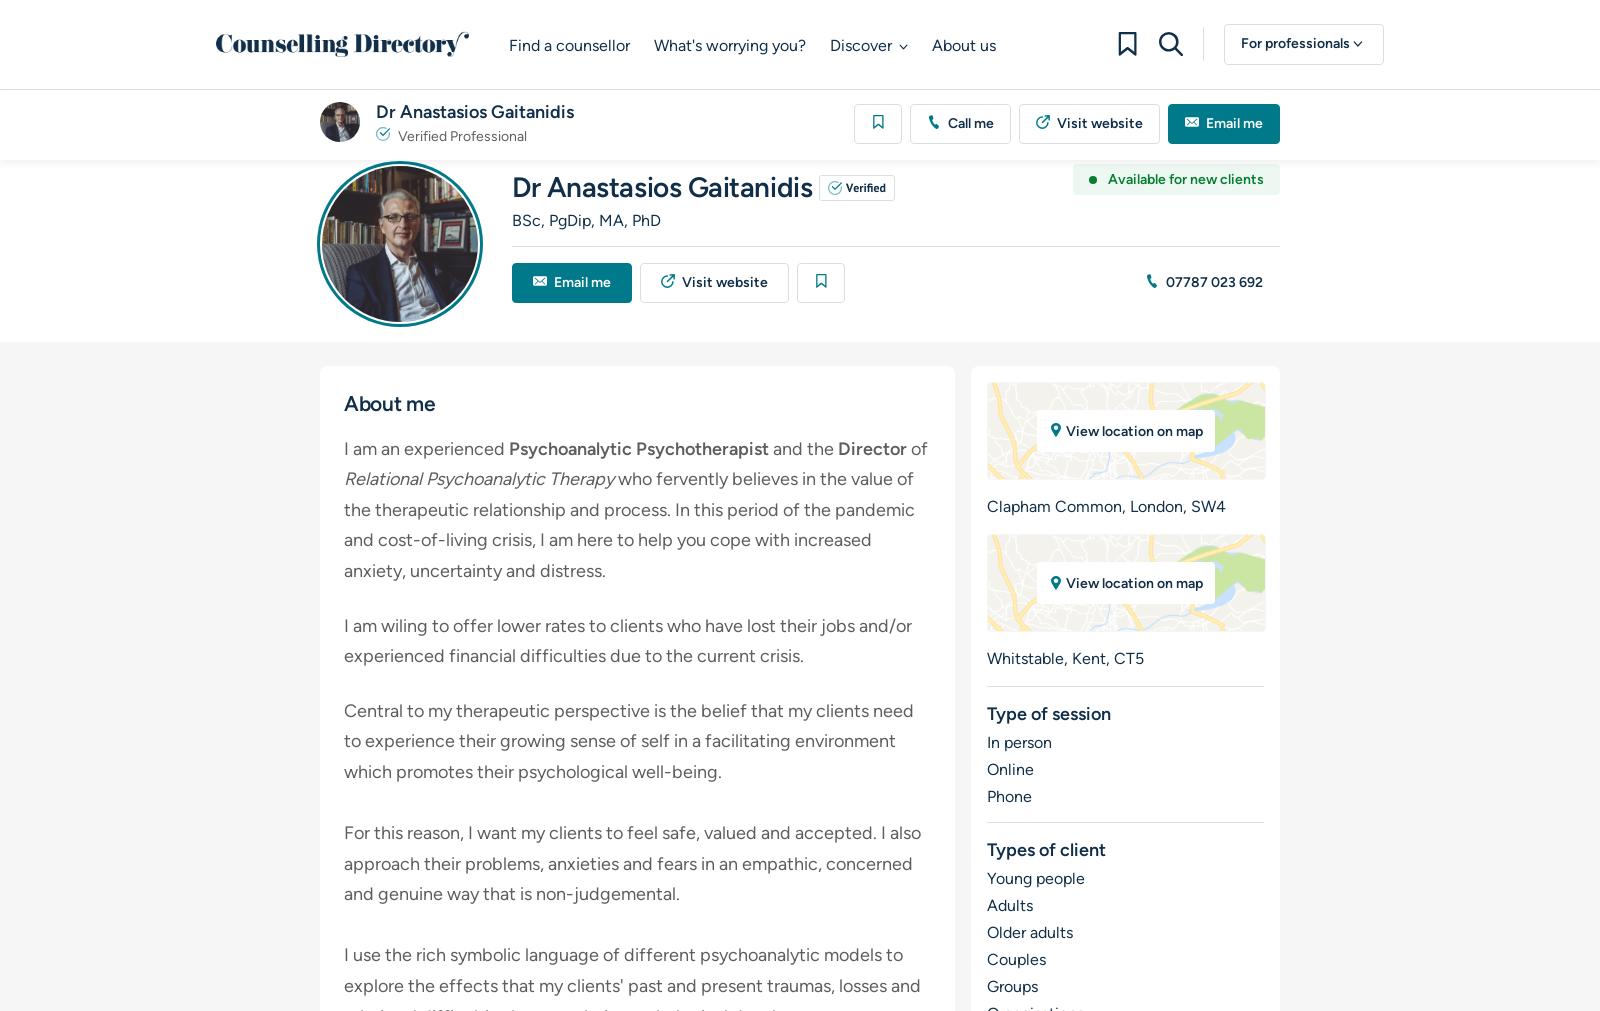 The height and width of the screenshot is (1011, 1600). What do you see at coordinates (1008, 905) in the screenshot?
I see `'Adults'` at bounding box center [1008, 905].